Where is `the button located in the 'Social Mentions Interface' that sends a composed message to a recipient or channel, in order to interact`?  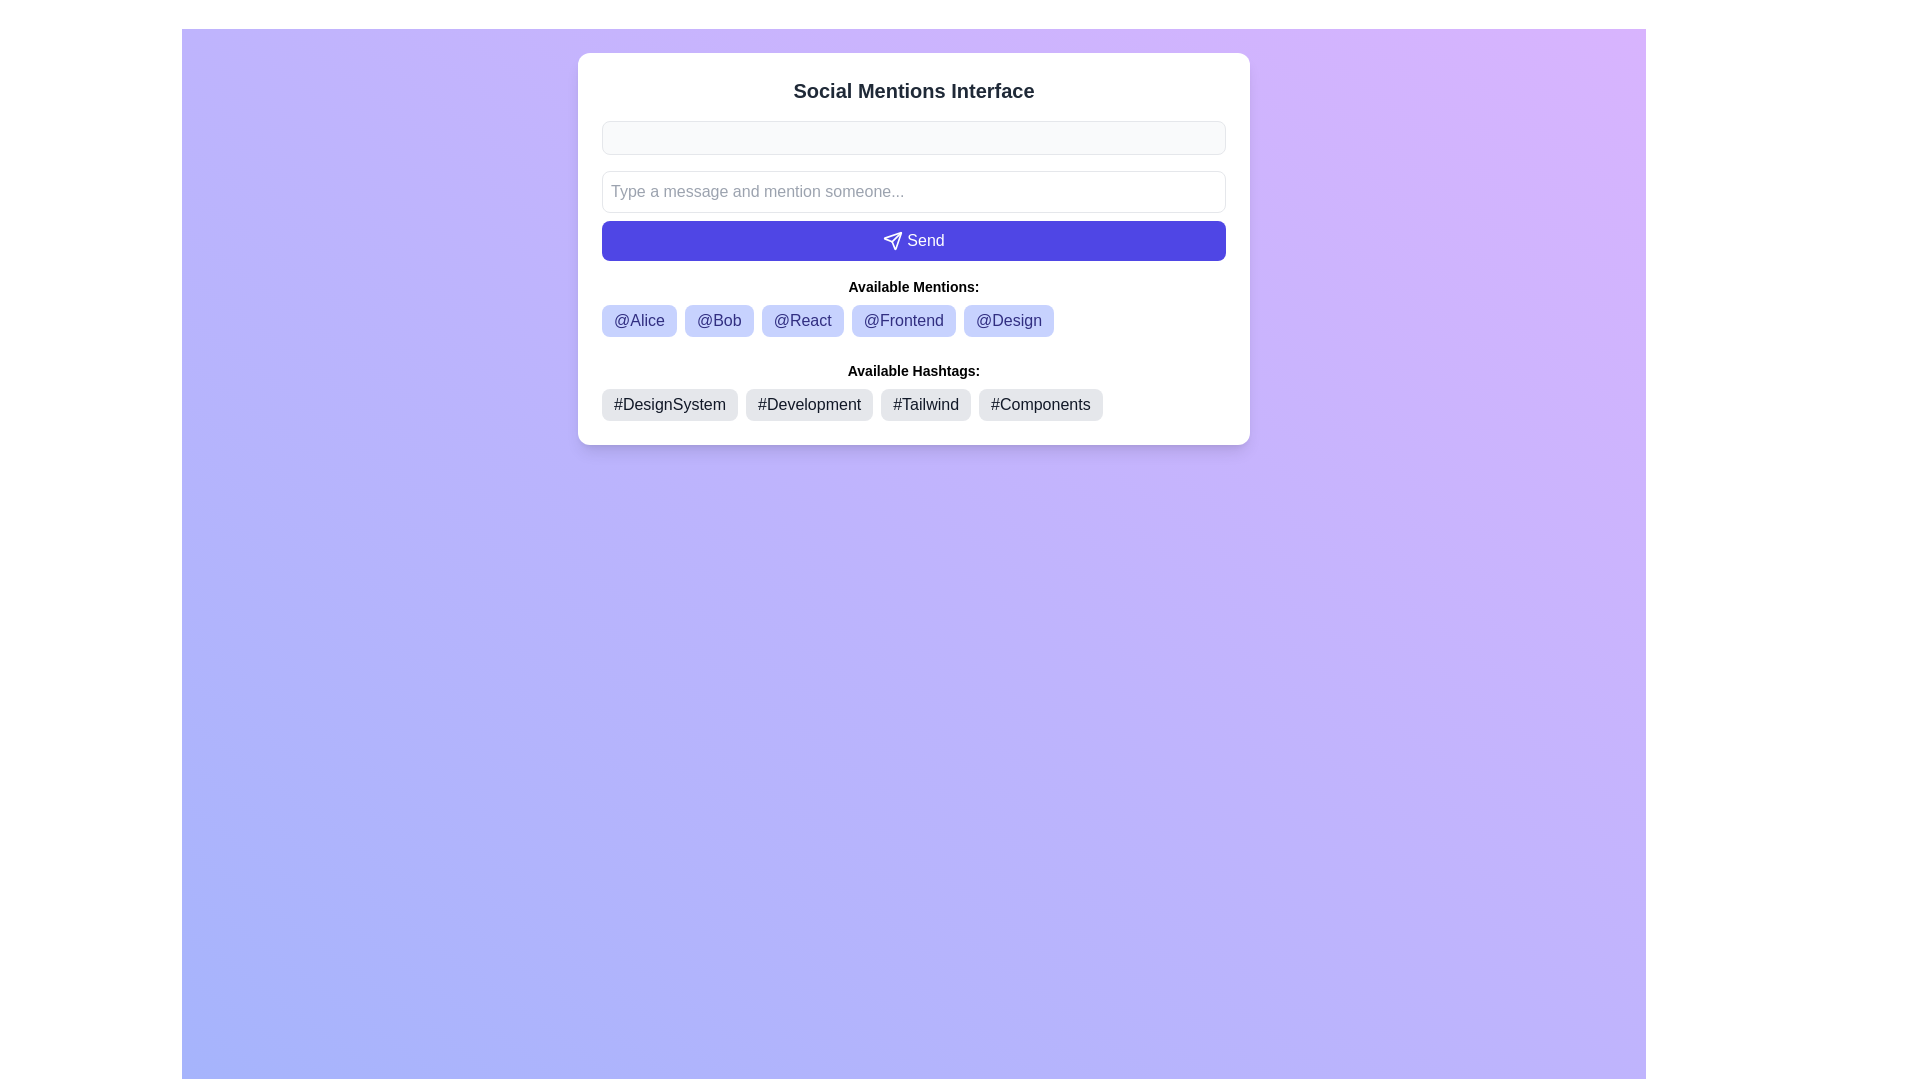
the button located in the 'Social Mentions Interface' that sends a composed message to a recipient or channel, in order to interact is located at coordinates (912, 248).